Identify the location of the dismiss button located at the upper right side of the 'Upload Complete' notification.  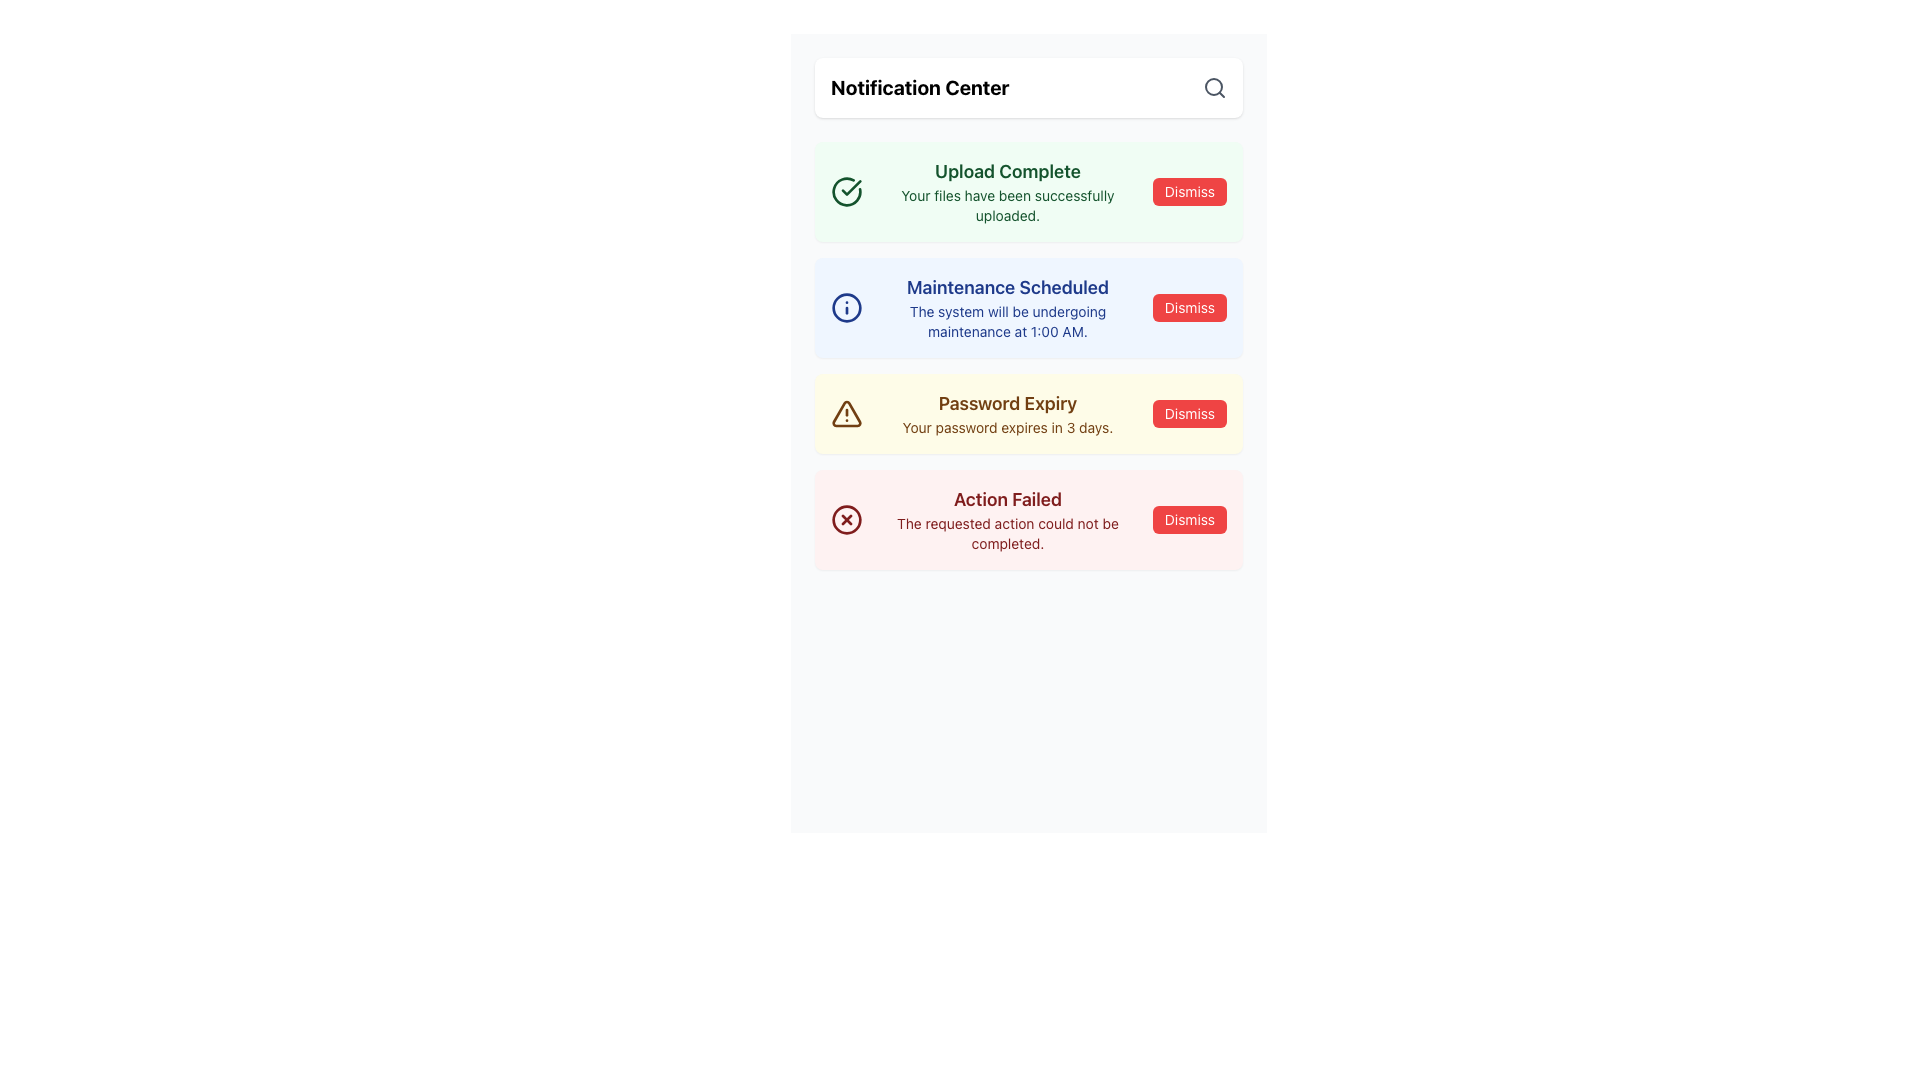
(1190, 192).